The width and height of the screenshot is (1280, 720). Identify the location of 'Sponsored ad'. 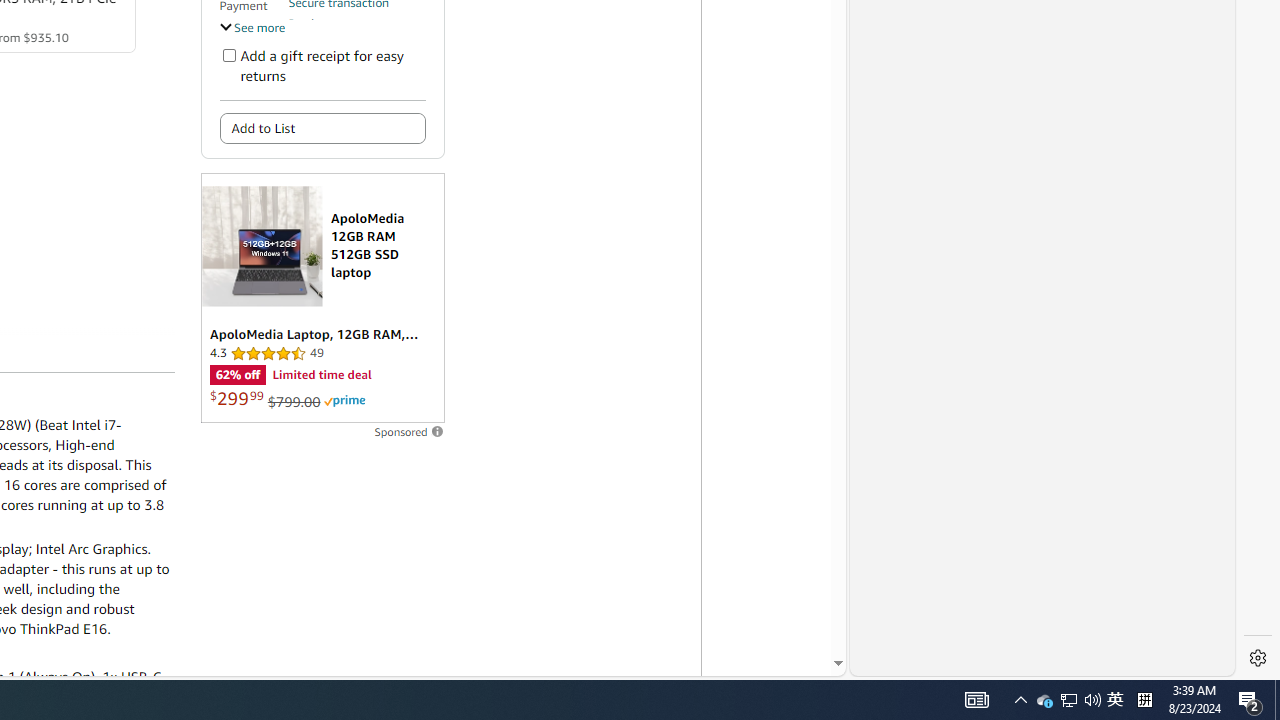
(322, 298).